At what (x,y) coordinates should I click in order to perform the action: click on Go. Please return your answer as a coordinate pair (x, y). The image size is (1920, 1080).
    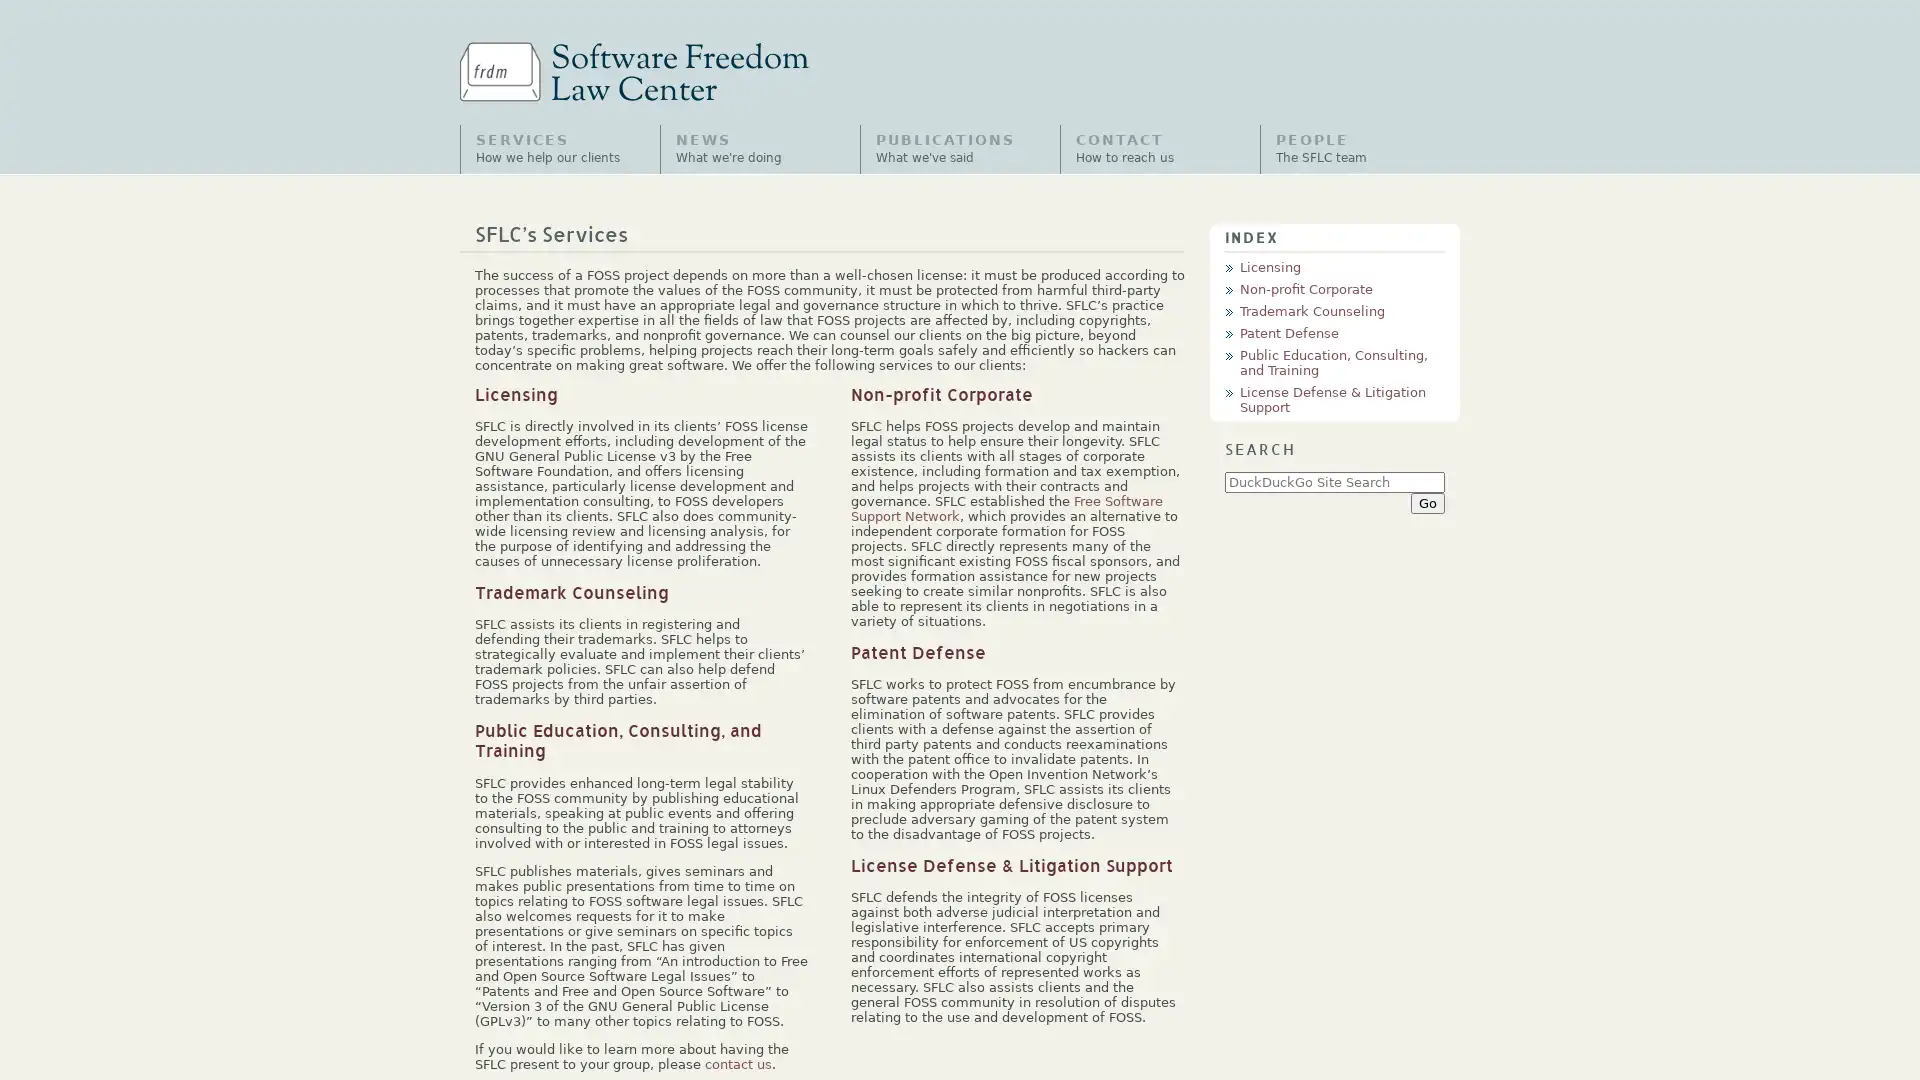
    Looking at the image, I should click on (1426, 501).